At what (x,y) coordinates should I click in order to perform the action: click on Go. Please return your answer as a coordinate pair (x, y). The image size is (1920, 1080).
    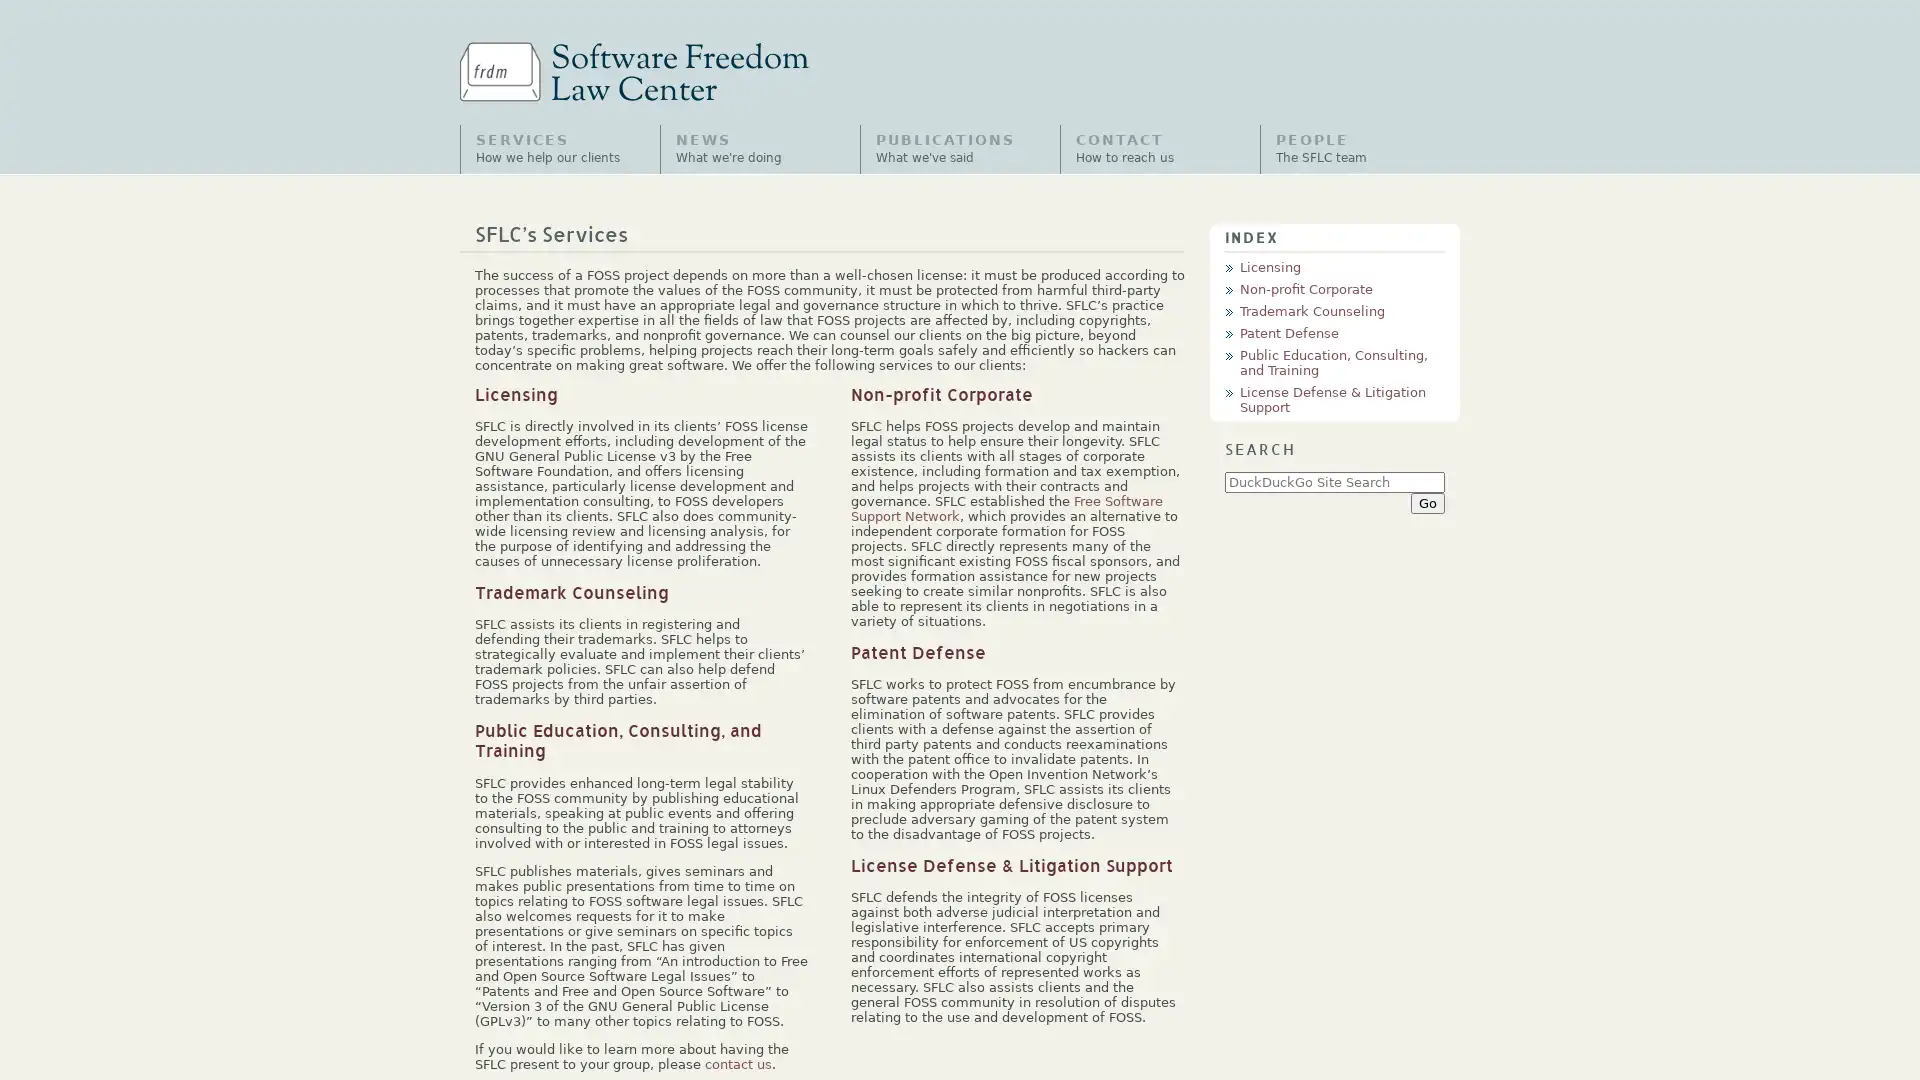
    Looking at the image, I should click on (1426, 501).